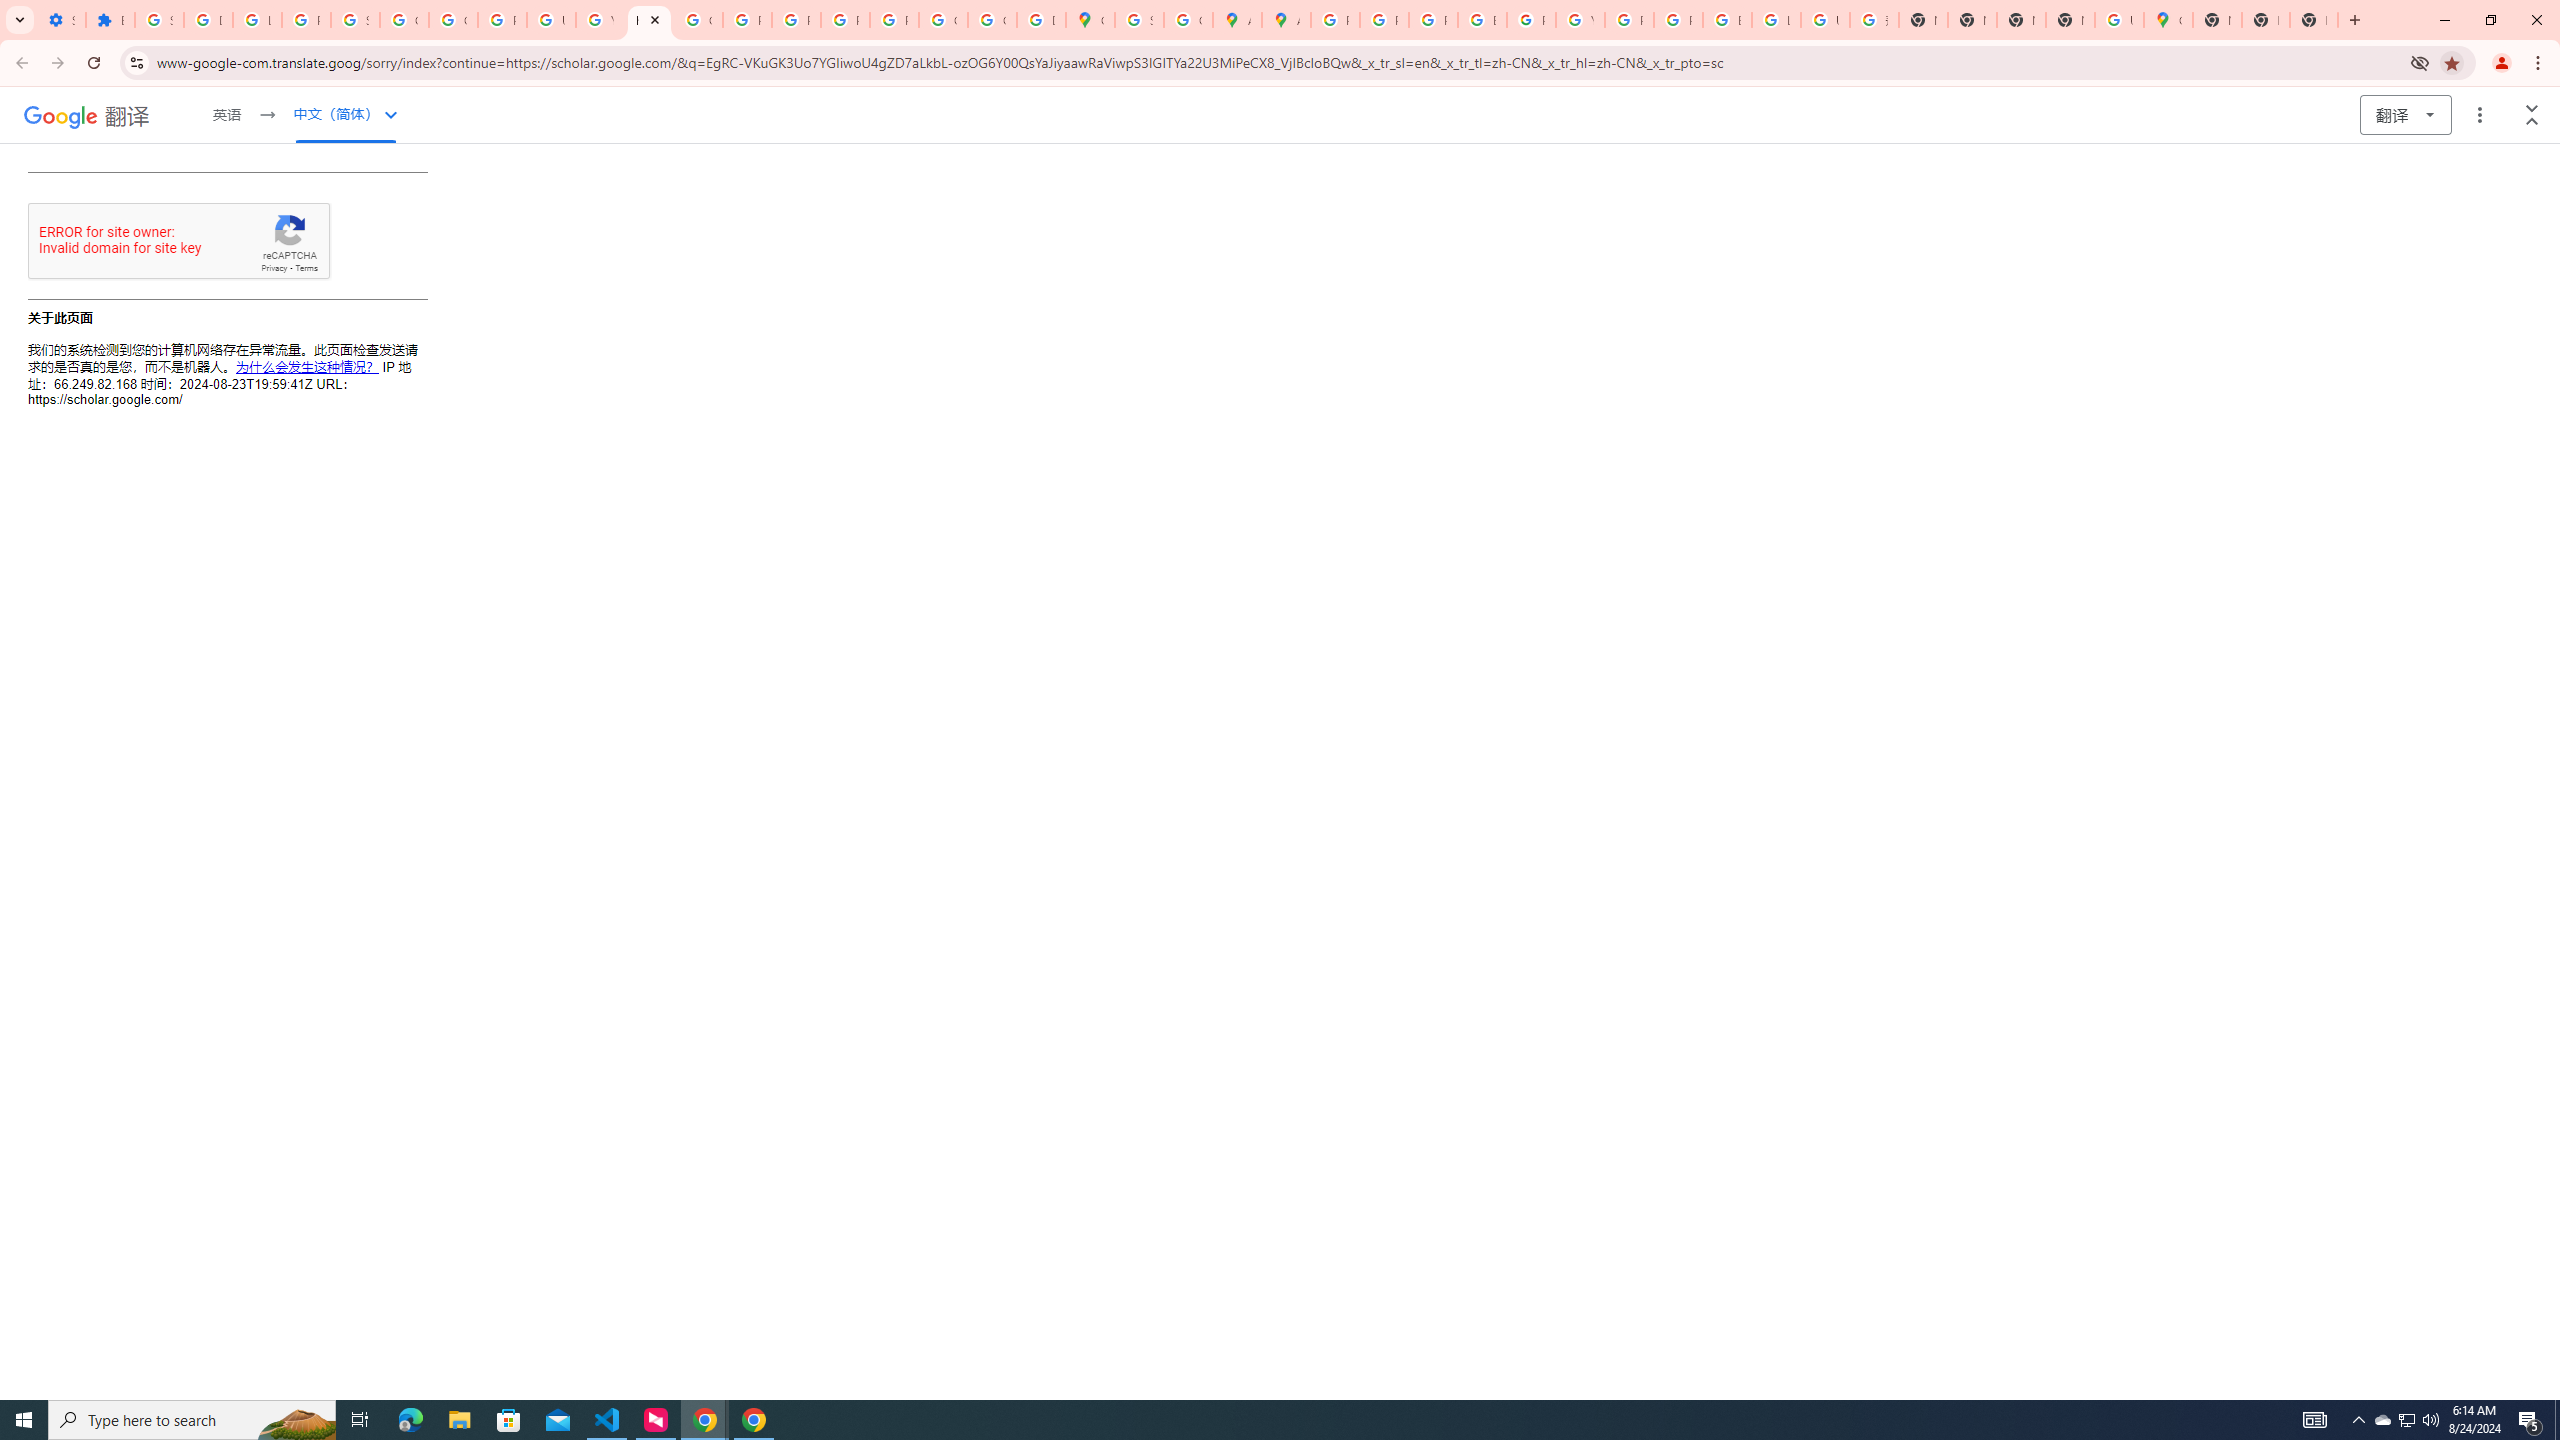  What do you see at coordinates (403, 19) in the screenshot?
I see `'Google Account Help'` at bounding box center [403, 19].